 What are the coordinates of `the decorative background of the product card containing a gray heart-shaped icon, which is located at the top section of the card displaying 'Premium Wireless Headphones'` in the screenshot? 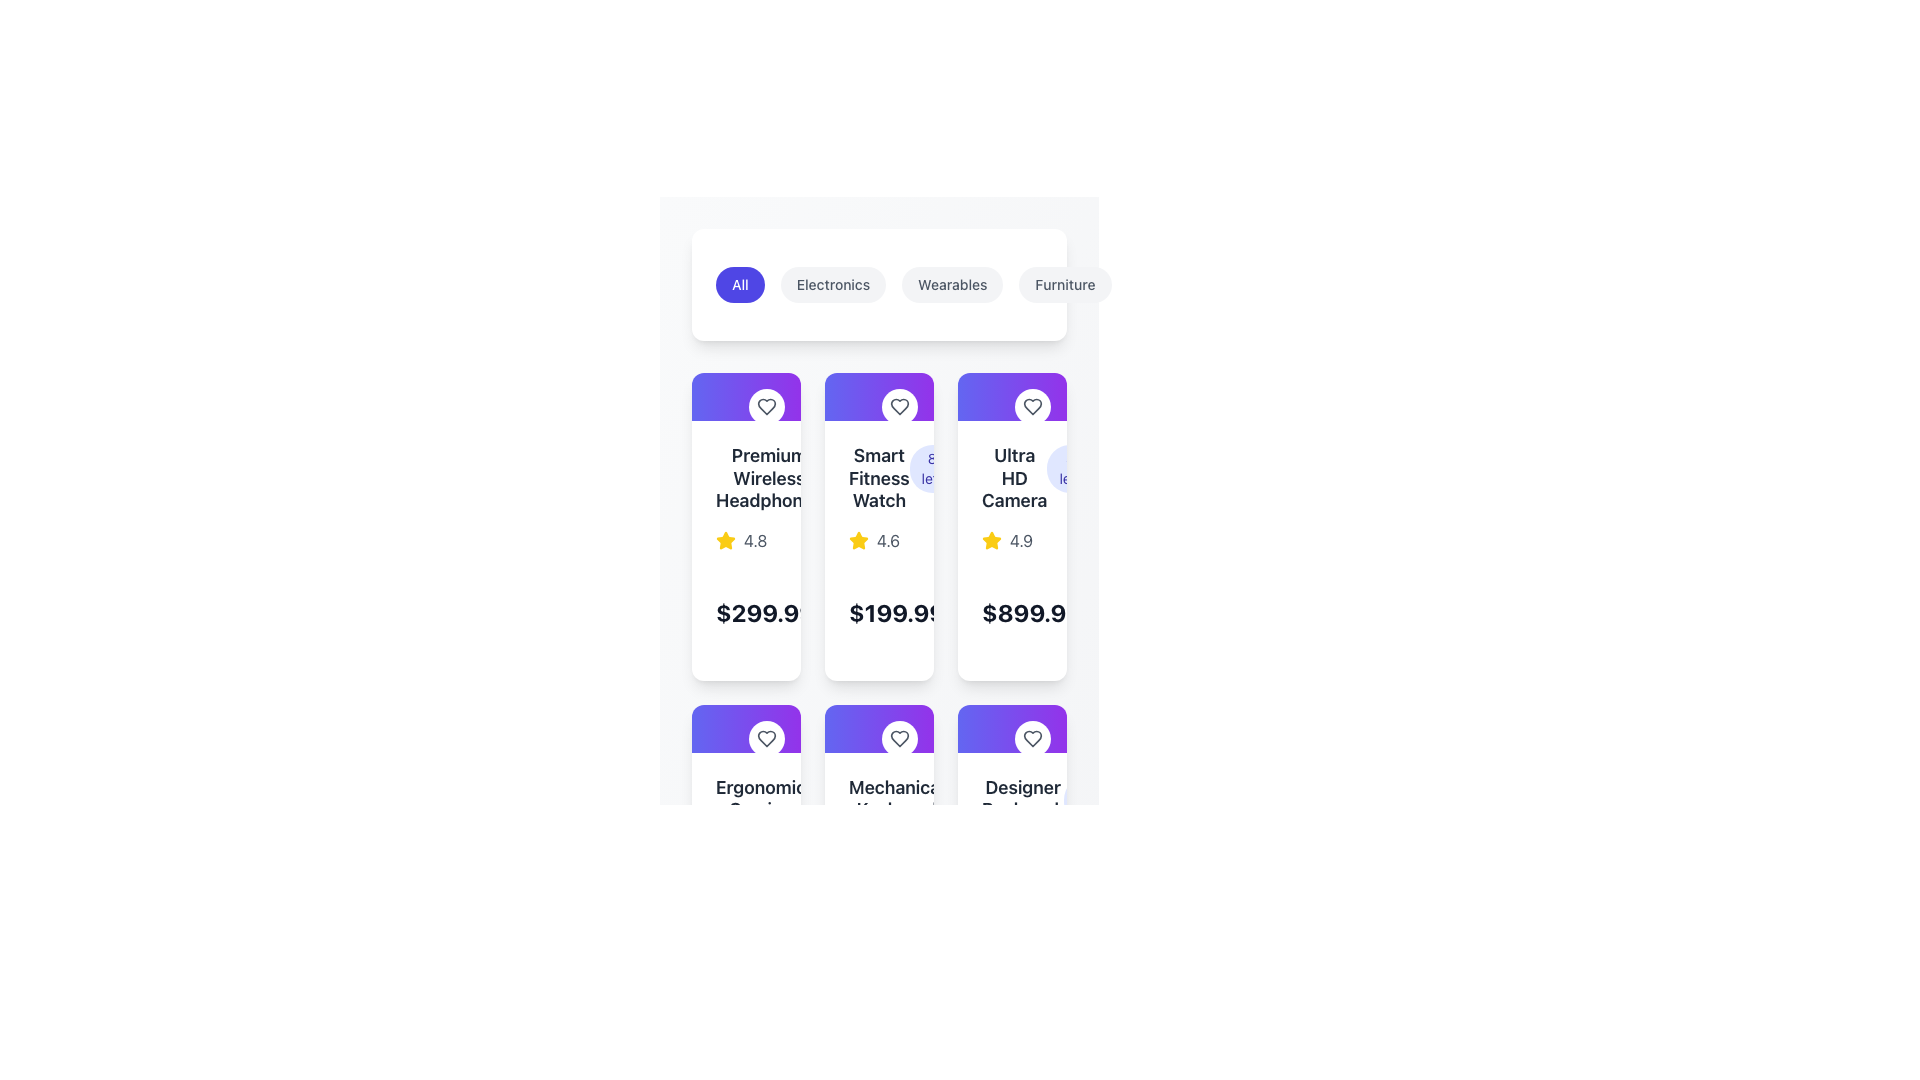 It's located at (745, 397).